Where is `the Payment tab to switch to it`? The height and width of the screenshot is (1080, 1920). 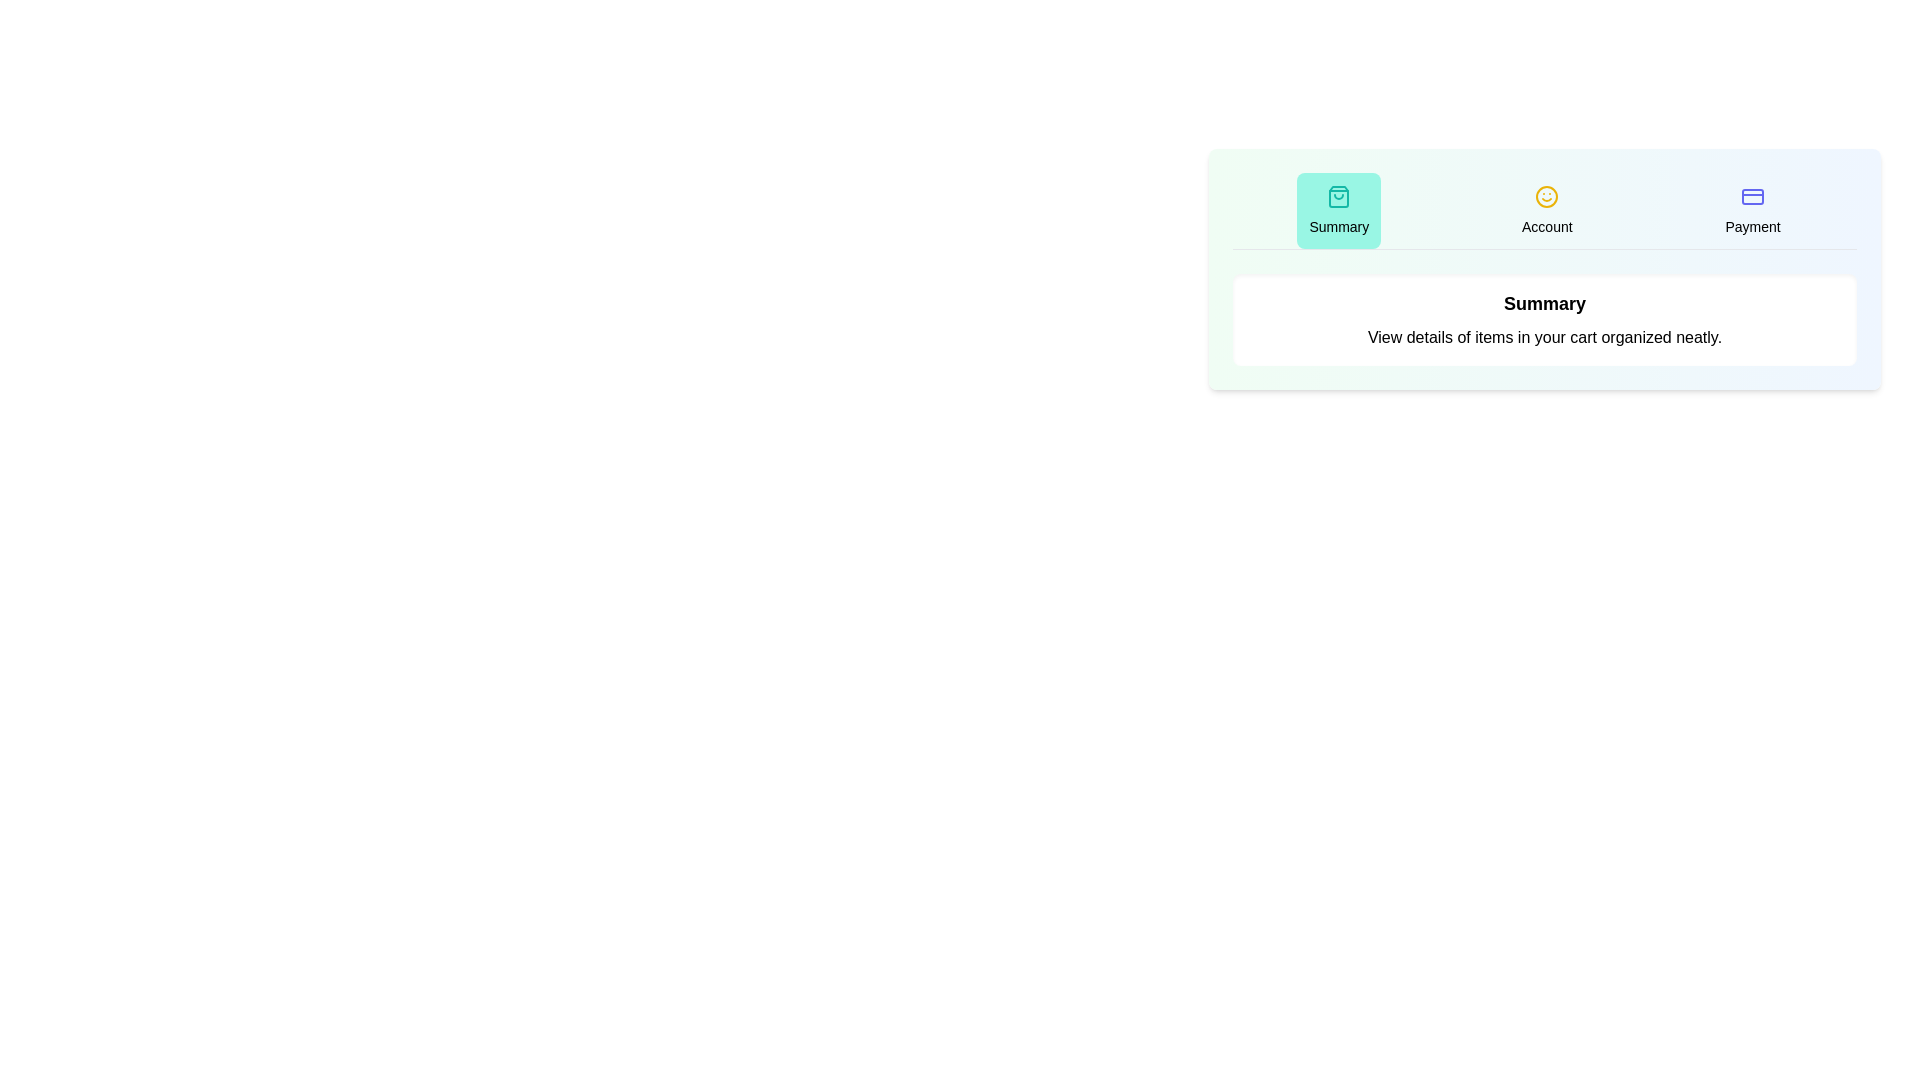
the Payment tab to switch to it is located at coordinates (1751, 211).